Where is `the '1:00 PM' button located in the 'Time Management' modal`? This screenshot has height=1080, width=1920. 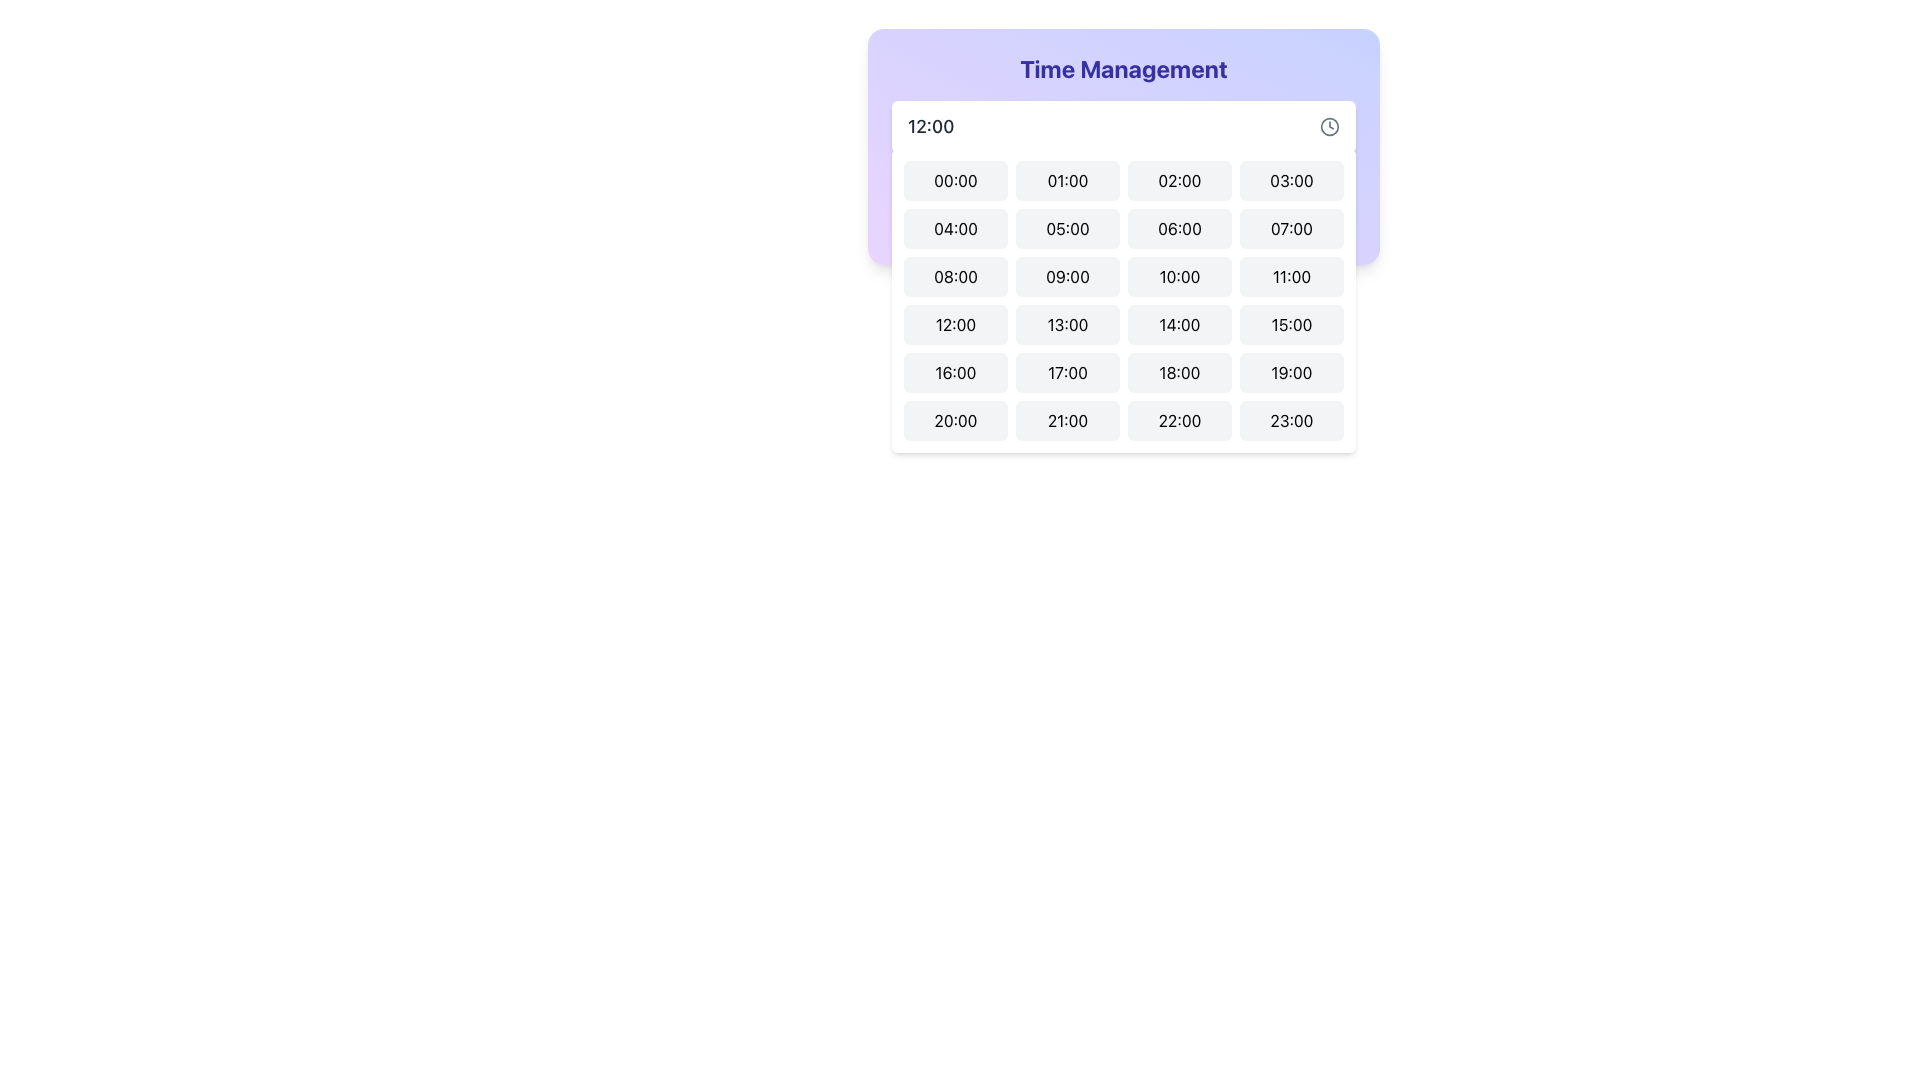 the '1:00 PM' button located in the 'Time Management' modal is located at coordinates (1067, 323).